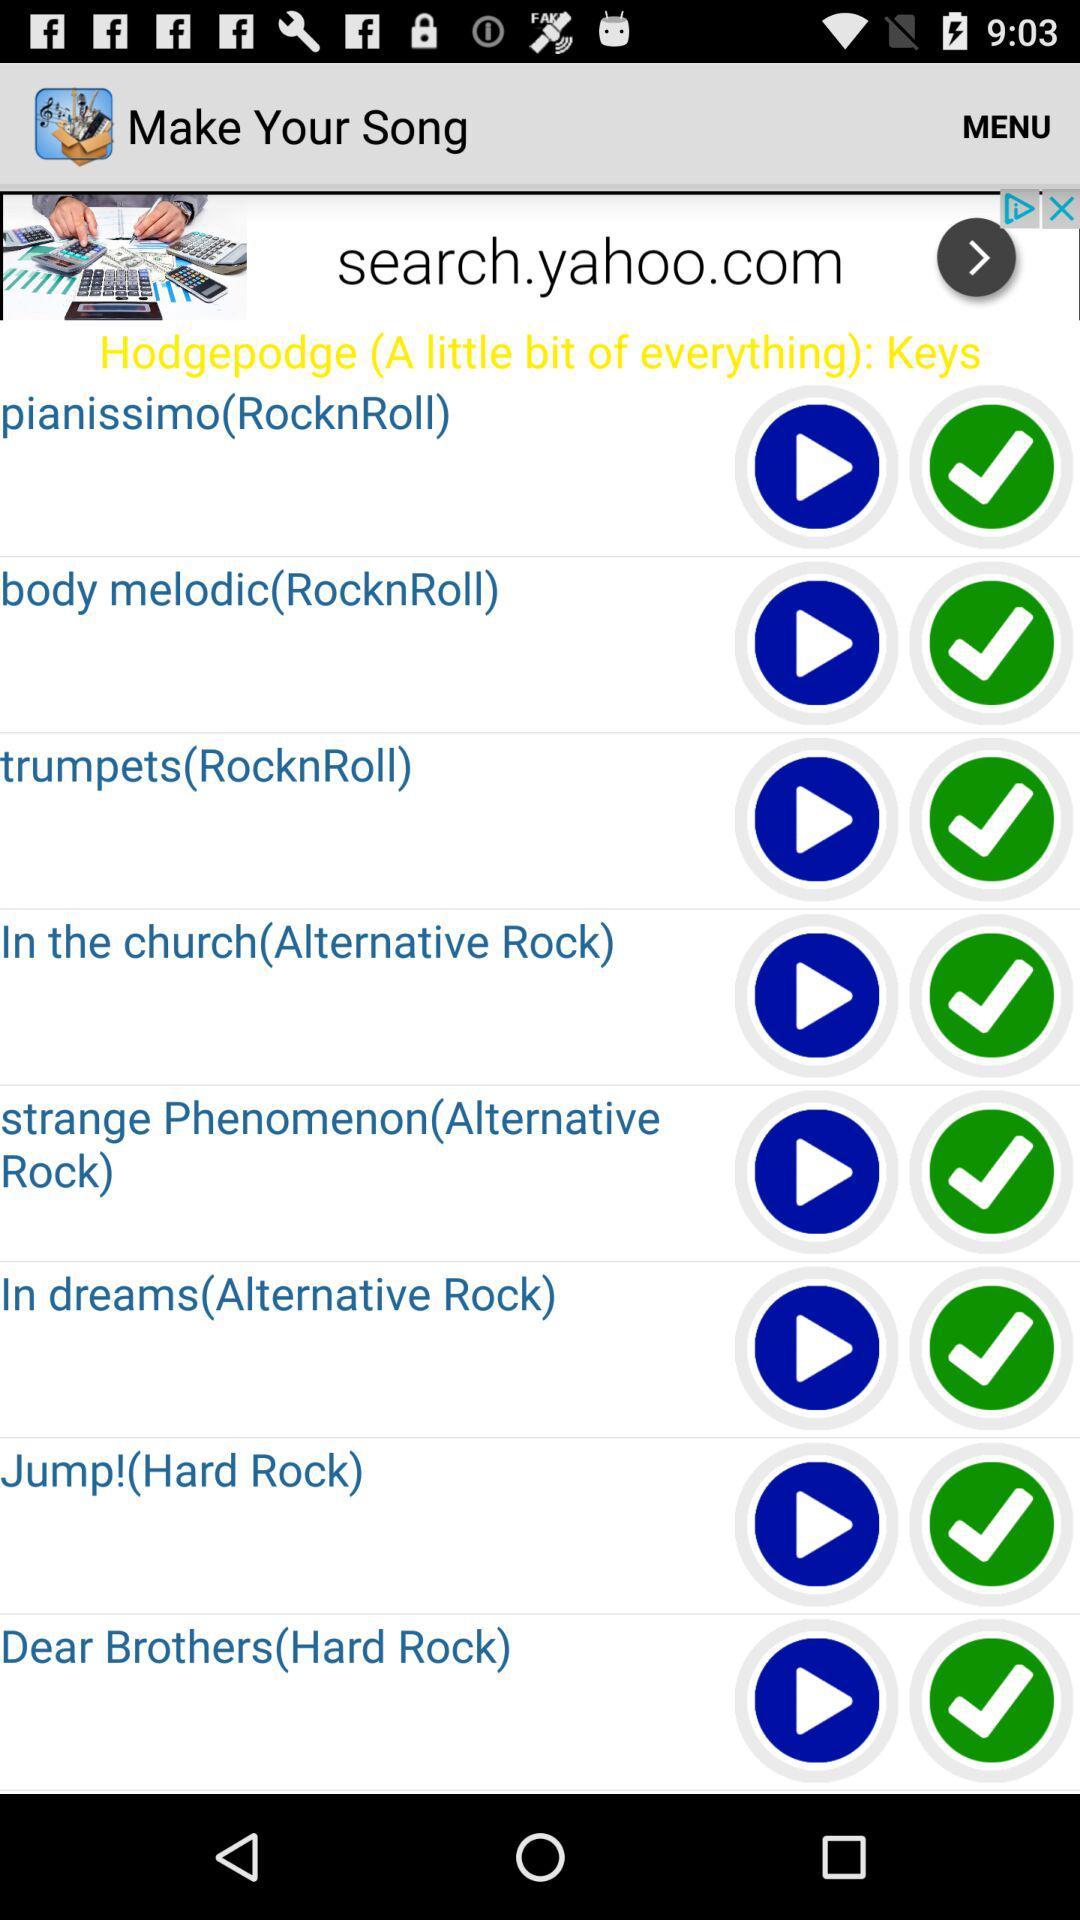 This screenshot has width=1080, height=1920. I want to click on selected audio or video, so click(817, 997).